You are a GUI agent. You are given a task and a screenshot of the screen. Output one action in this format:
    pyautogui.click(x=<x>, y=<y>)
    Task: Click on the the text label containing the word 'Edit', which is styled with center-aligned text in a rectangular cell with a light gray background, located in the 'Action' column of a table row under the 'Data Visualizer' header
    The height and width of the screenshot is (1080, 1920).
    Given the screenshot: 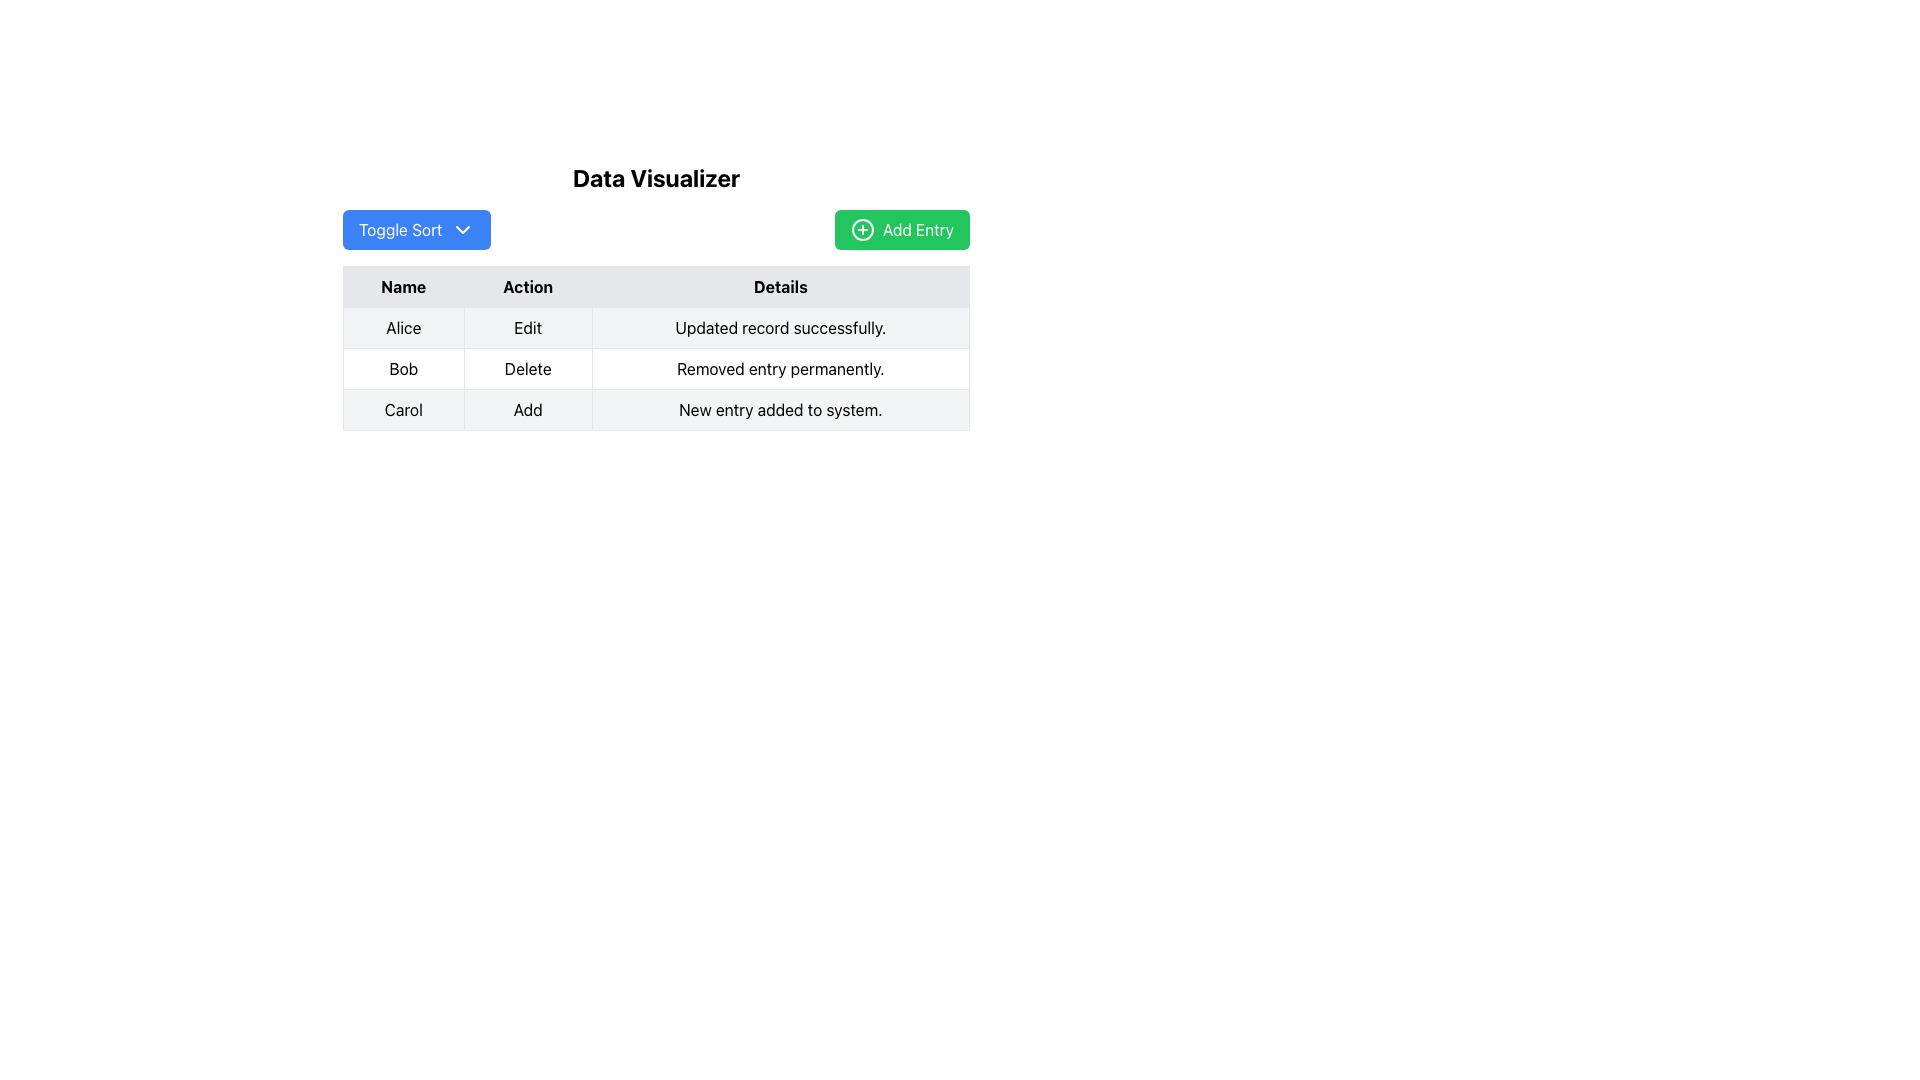 What is the action you would take?
    pyautogui.click(x=528, y=326)
    